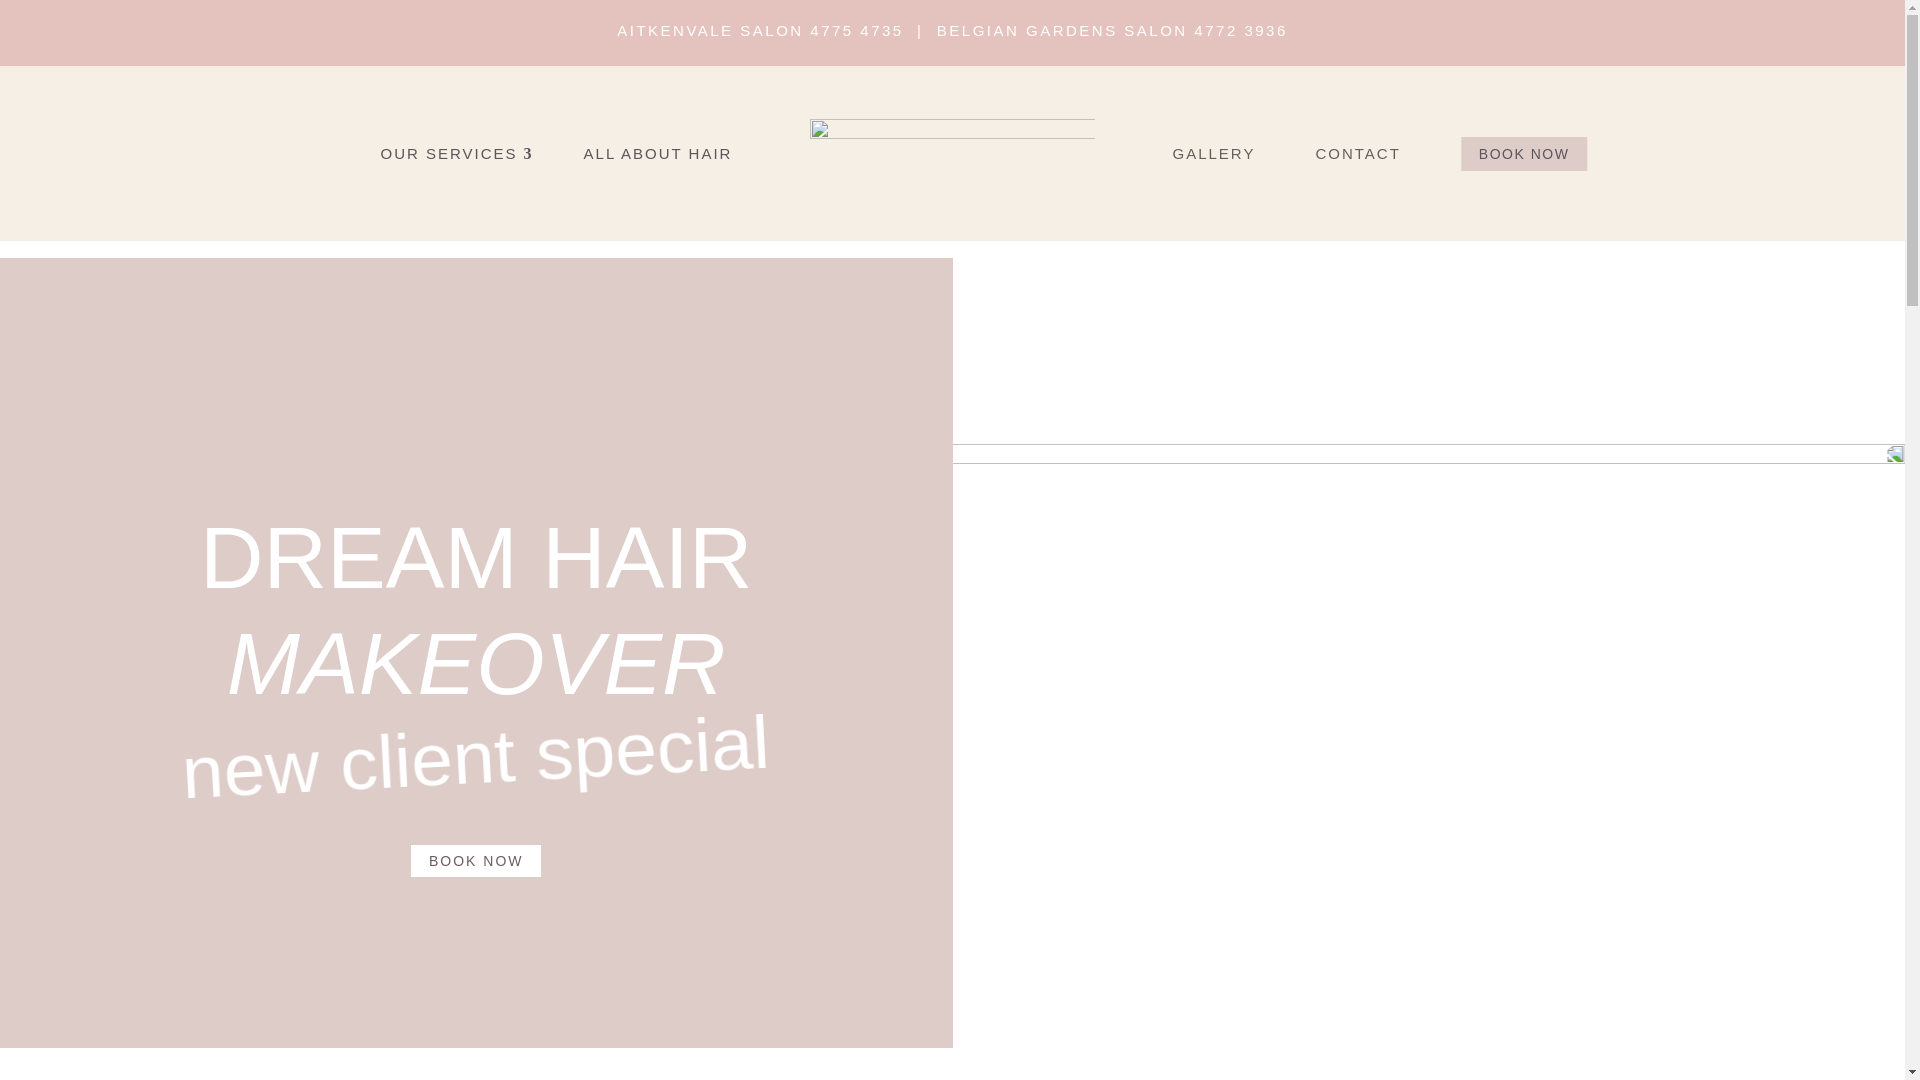 The width and height of the screenshot is (1920, 1080). What do you see at coordinates (1386, 152) in the screenshot?
I see `'CONTACT'` at bounding box center [1386, 152].